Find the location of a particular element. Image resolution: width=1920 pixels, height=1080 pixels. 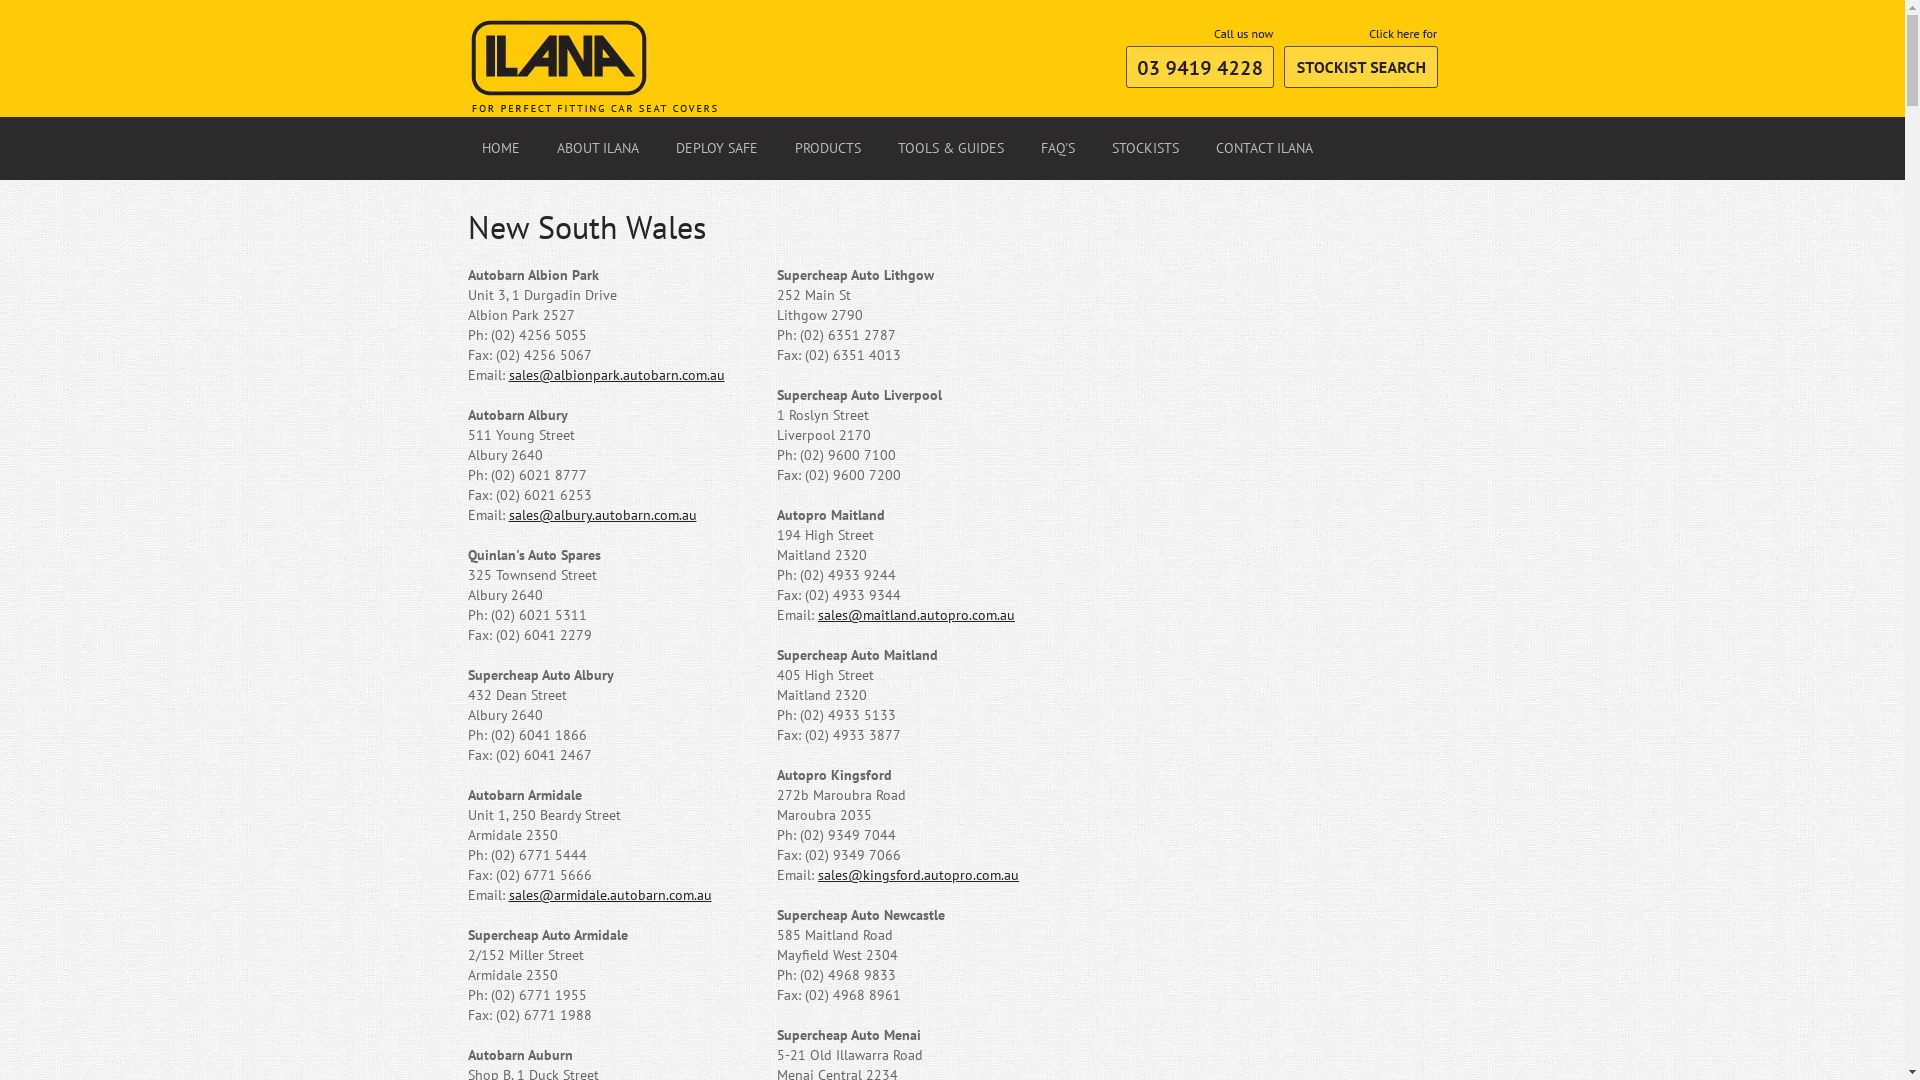

'FAQ'S' is located at coordinates (1026, 148).